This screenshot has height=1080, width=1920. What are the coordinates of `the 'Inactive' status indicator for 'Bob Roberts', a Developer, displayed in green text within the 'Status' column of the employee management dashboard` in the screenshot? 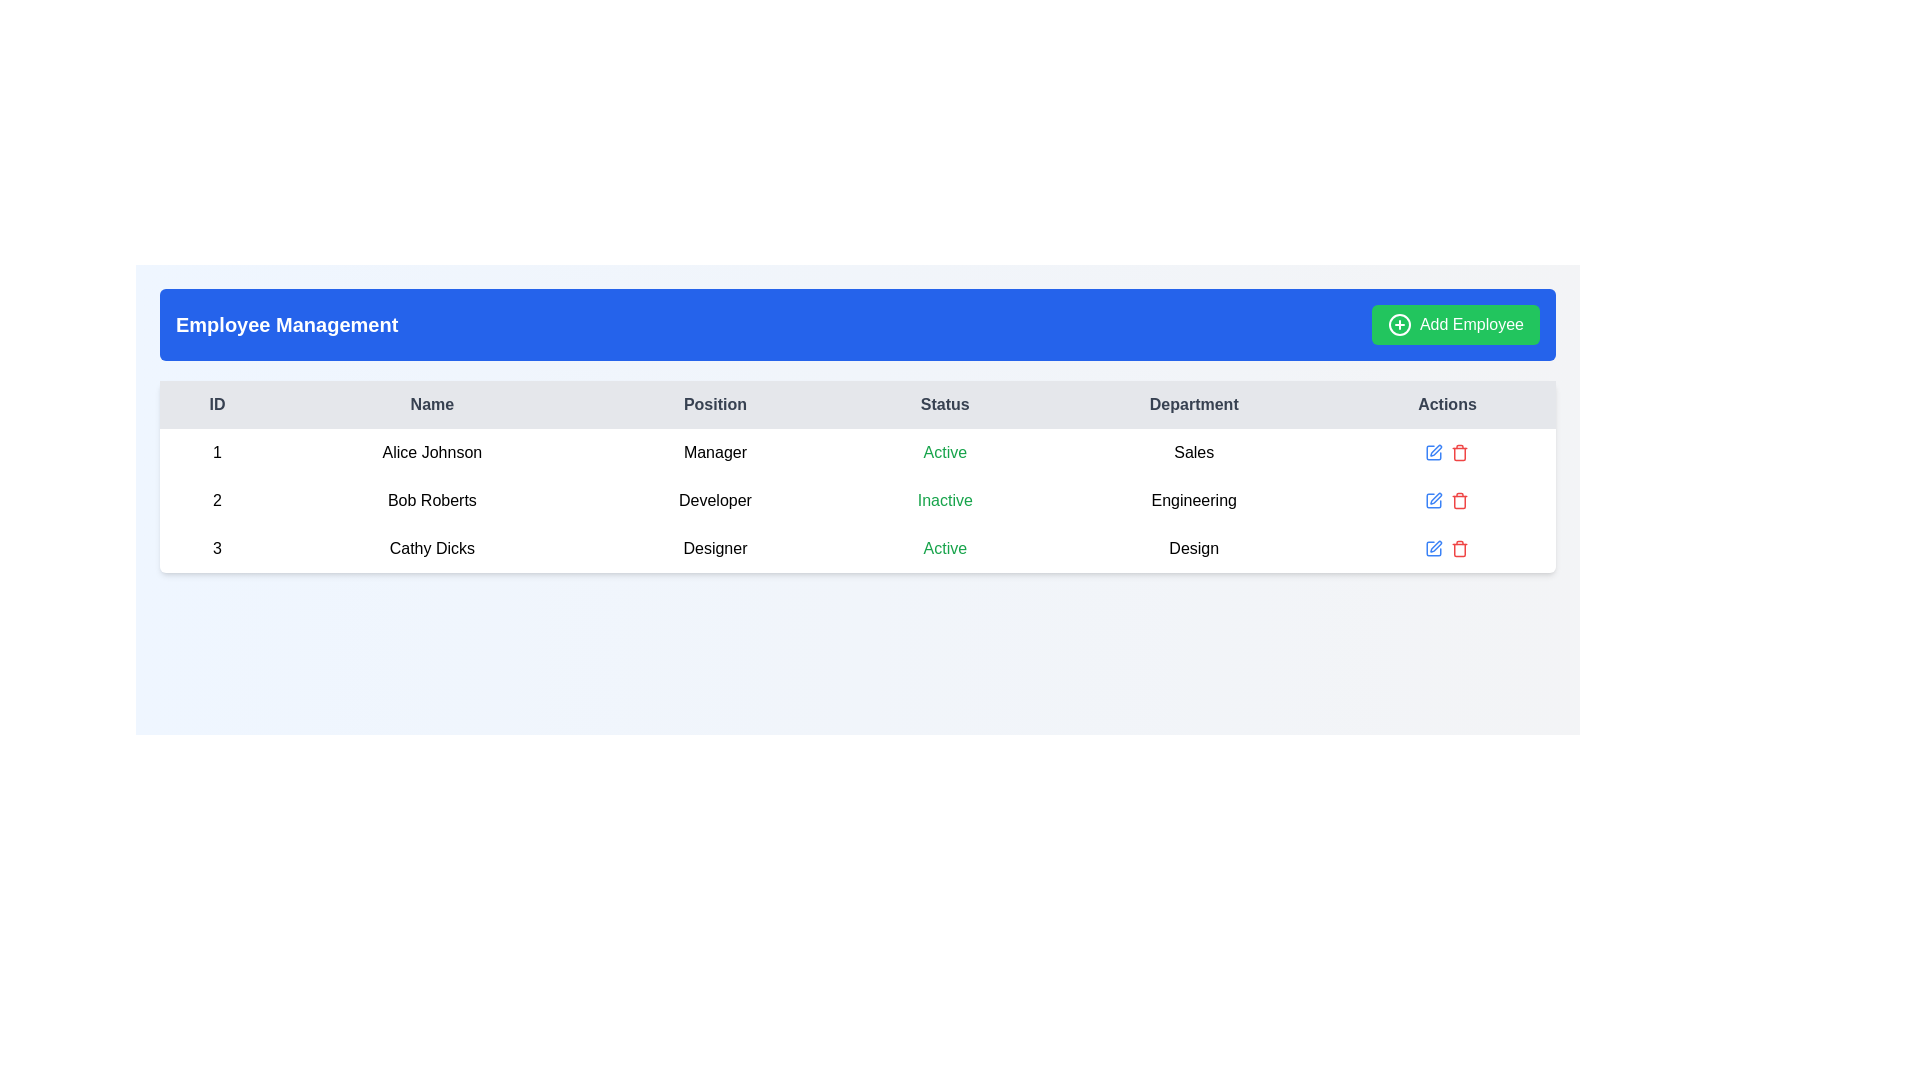 It's located at (944, 500).